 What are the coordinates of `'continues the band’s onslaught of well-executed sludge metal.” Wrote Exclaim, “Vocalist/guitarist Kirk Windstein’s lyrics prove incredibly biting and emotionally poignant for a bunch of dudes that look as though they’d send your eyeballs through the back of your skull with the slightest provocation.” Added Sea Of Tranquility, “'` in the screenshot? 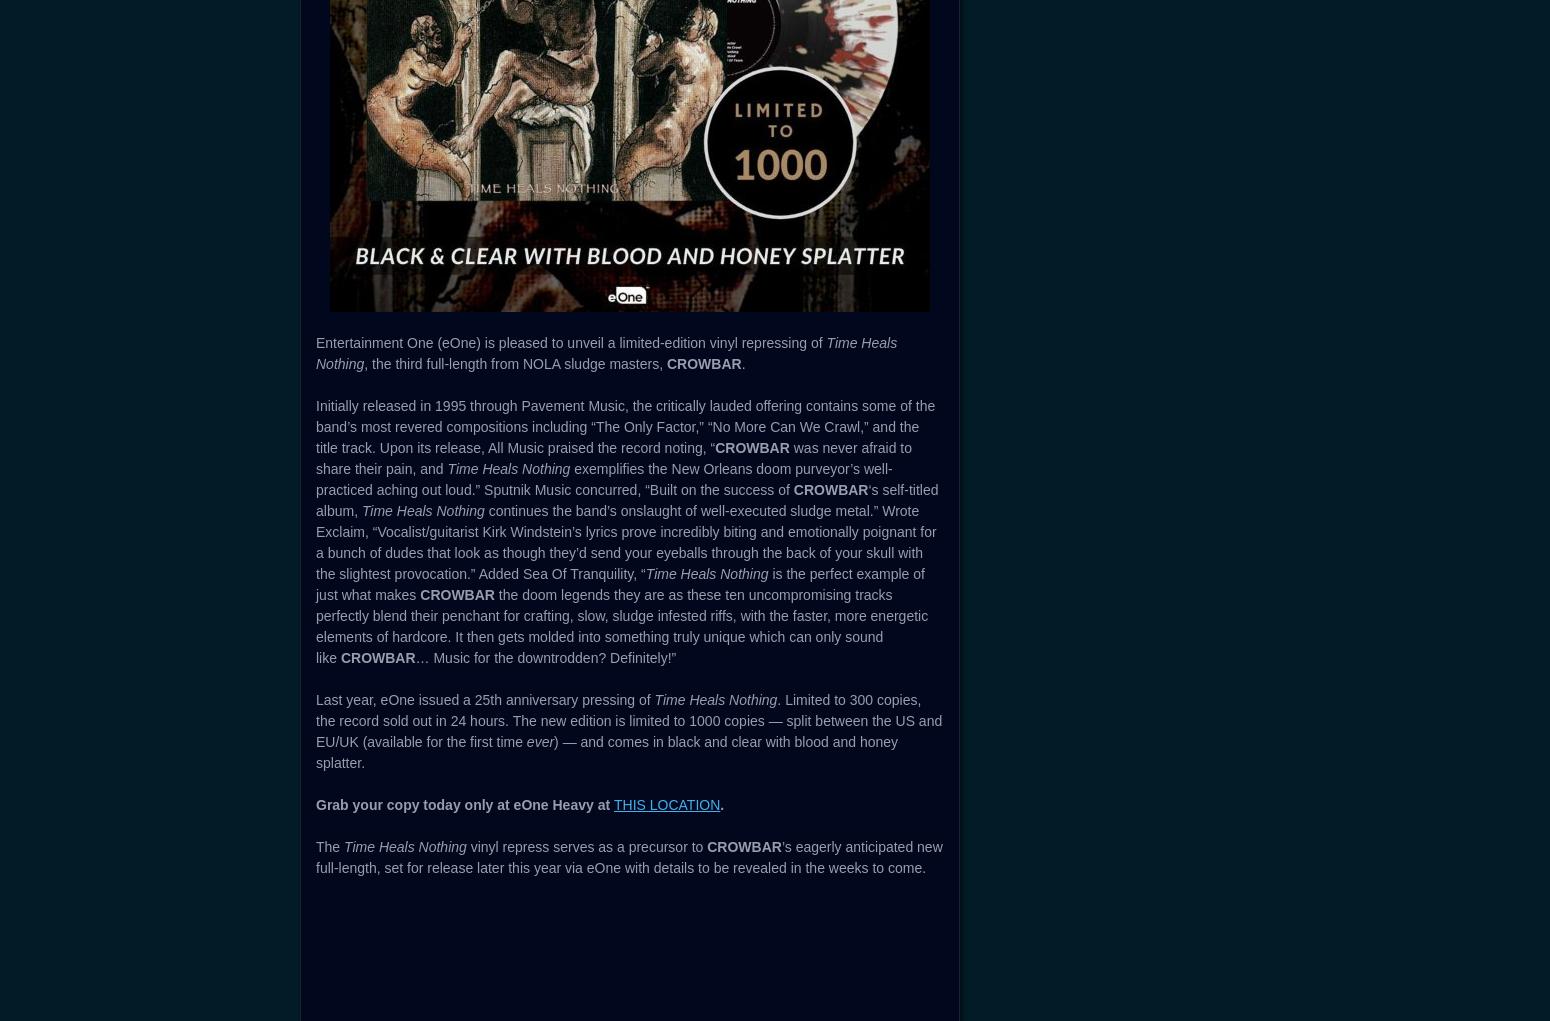 It's located at (625, 542).